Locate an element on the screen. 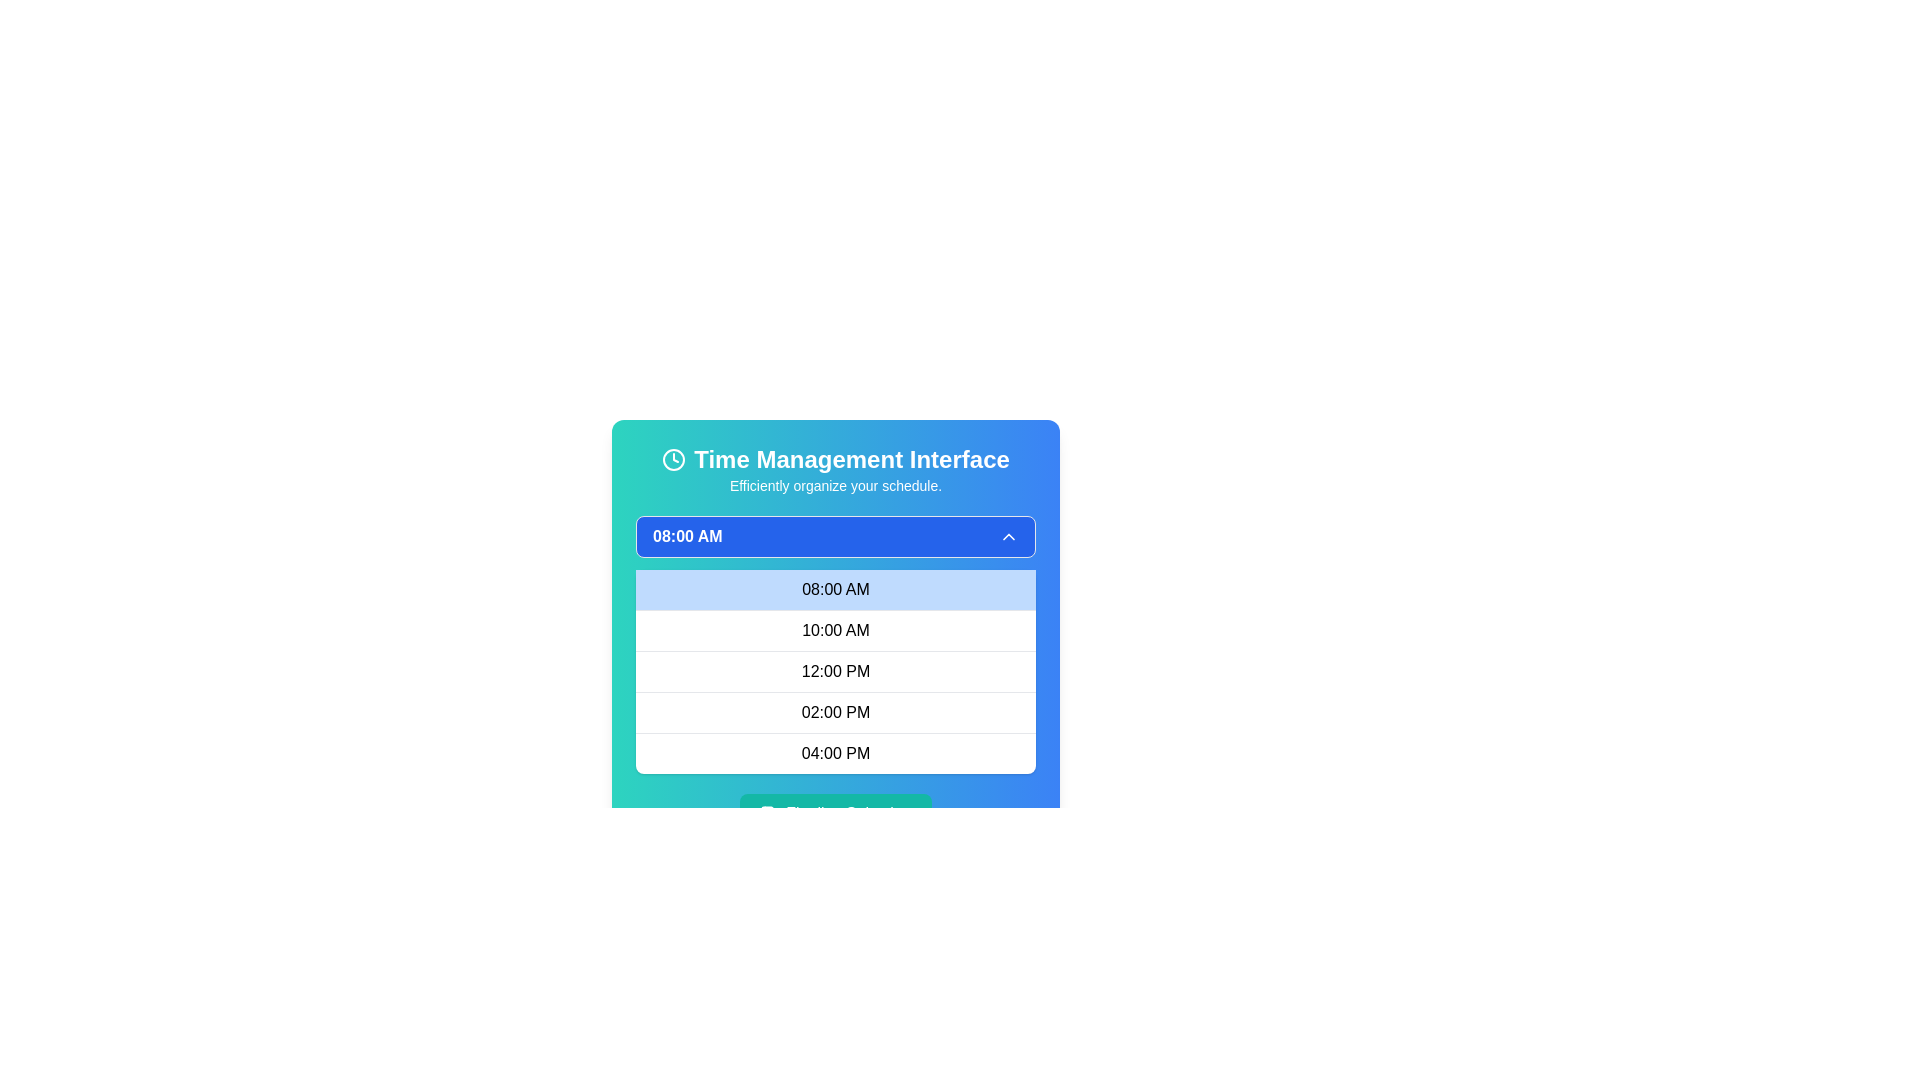 This screenshot has height=1080, width=1920. the circular graphical element located within the clock icon at the top-left corner of the interface, adjacent to the title 'Time Management Interface' is located at coordinates (674, 459).